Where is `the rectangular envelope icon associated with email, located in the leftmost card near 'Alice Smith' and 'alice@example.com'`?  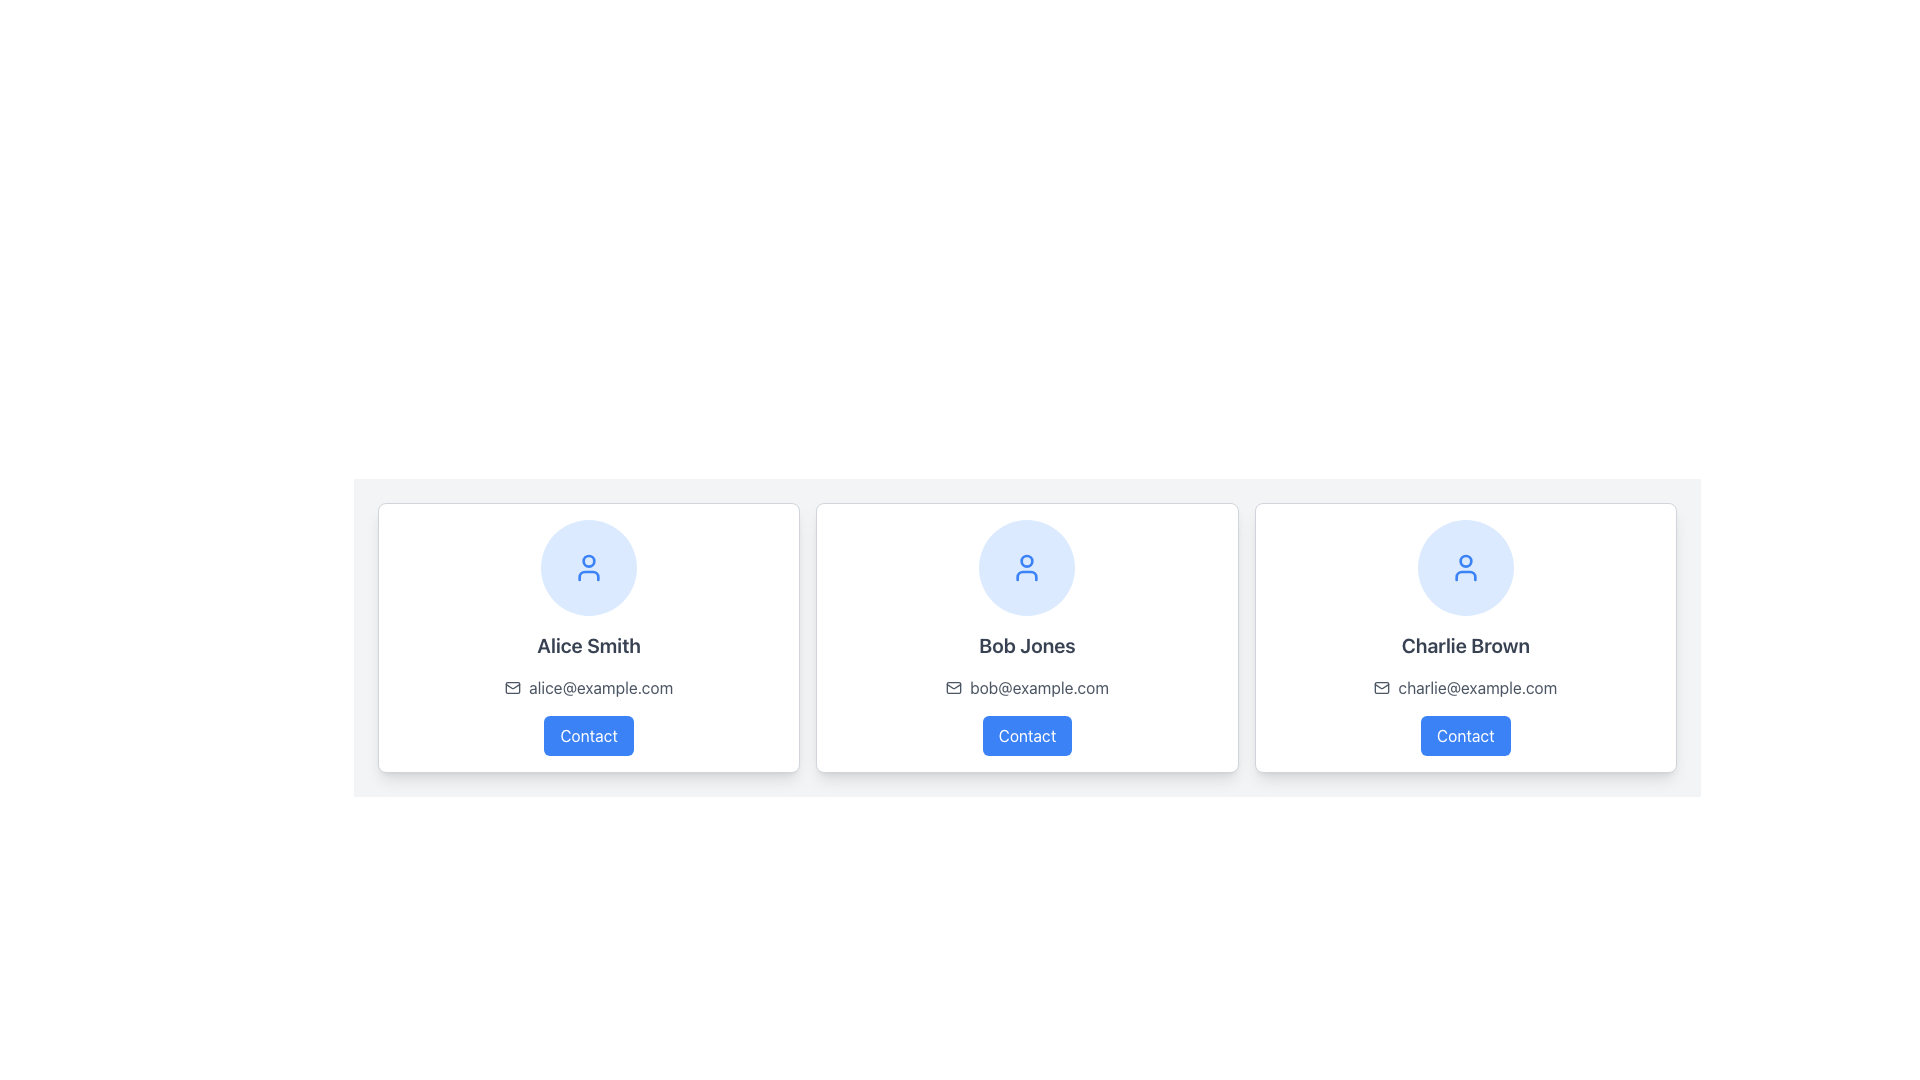
the rectangular envelope icon associated with email, located in the leftmost card near 'Alice Smith' and 'alice@example.com' is located at coordinates (513, 686).